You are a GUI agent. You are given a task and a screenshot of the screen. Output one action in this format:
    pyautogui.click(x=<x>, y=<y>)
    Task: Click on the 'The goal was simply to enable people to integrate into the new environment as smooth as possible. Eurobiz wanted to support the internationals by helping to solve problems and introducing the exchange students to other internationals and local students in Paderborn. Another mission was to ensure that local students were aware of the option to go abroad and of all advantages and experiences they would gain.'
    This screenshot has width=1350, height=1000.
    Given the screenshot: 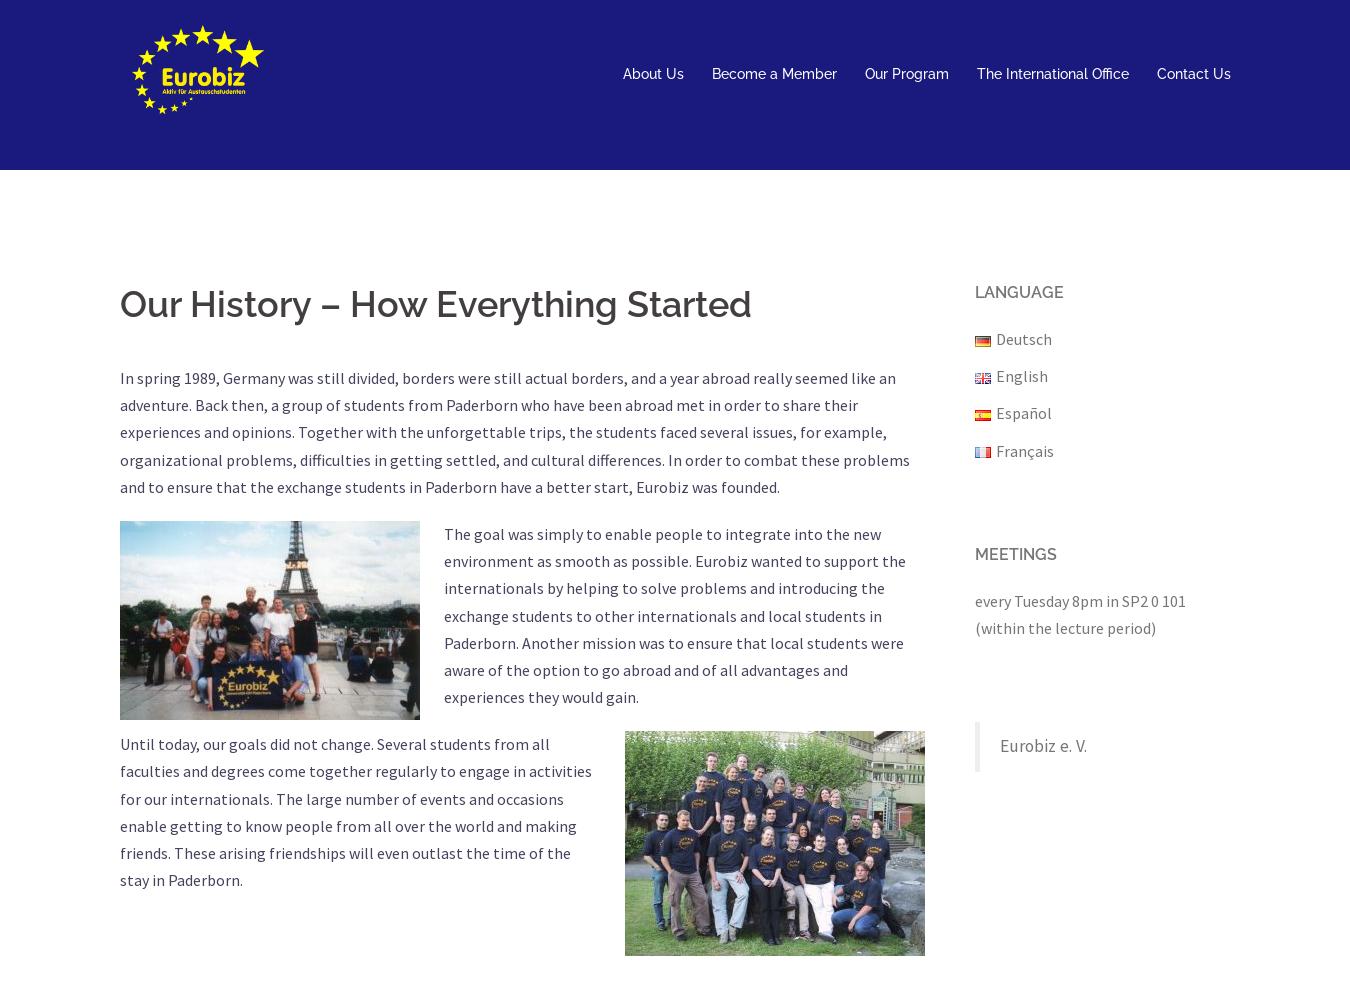 What is the action you would take?
    pyautogui.click(x=675, y=614)
    